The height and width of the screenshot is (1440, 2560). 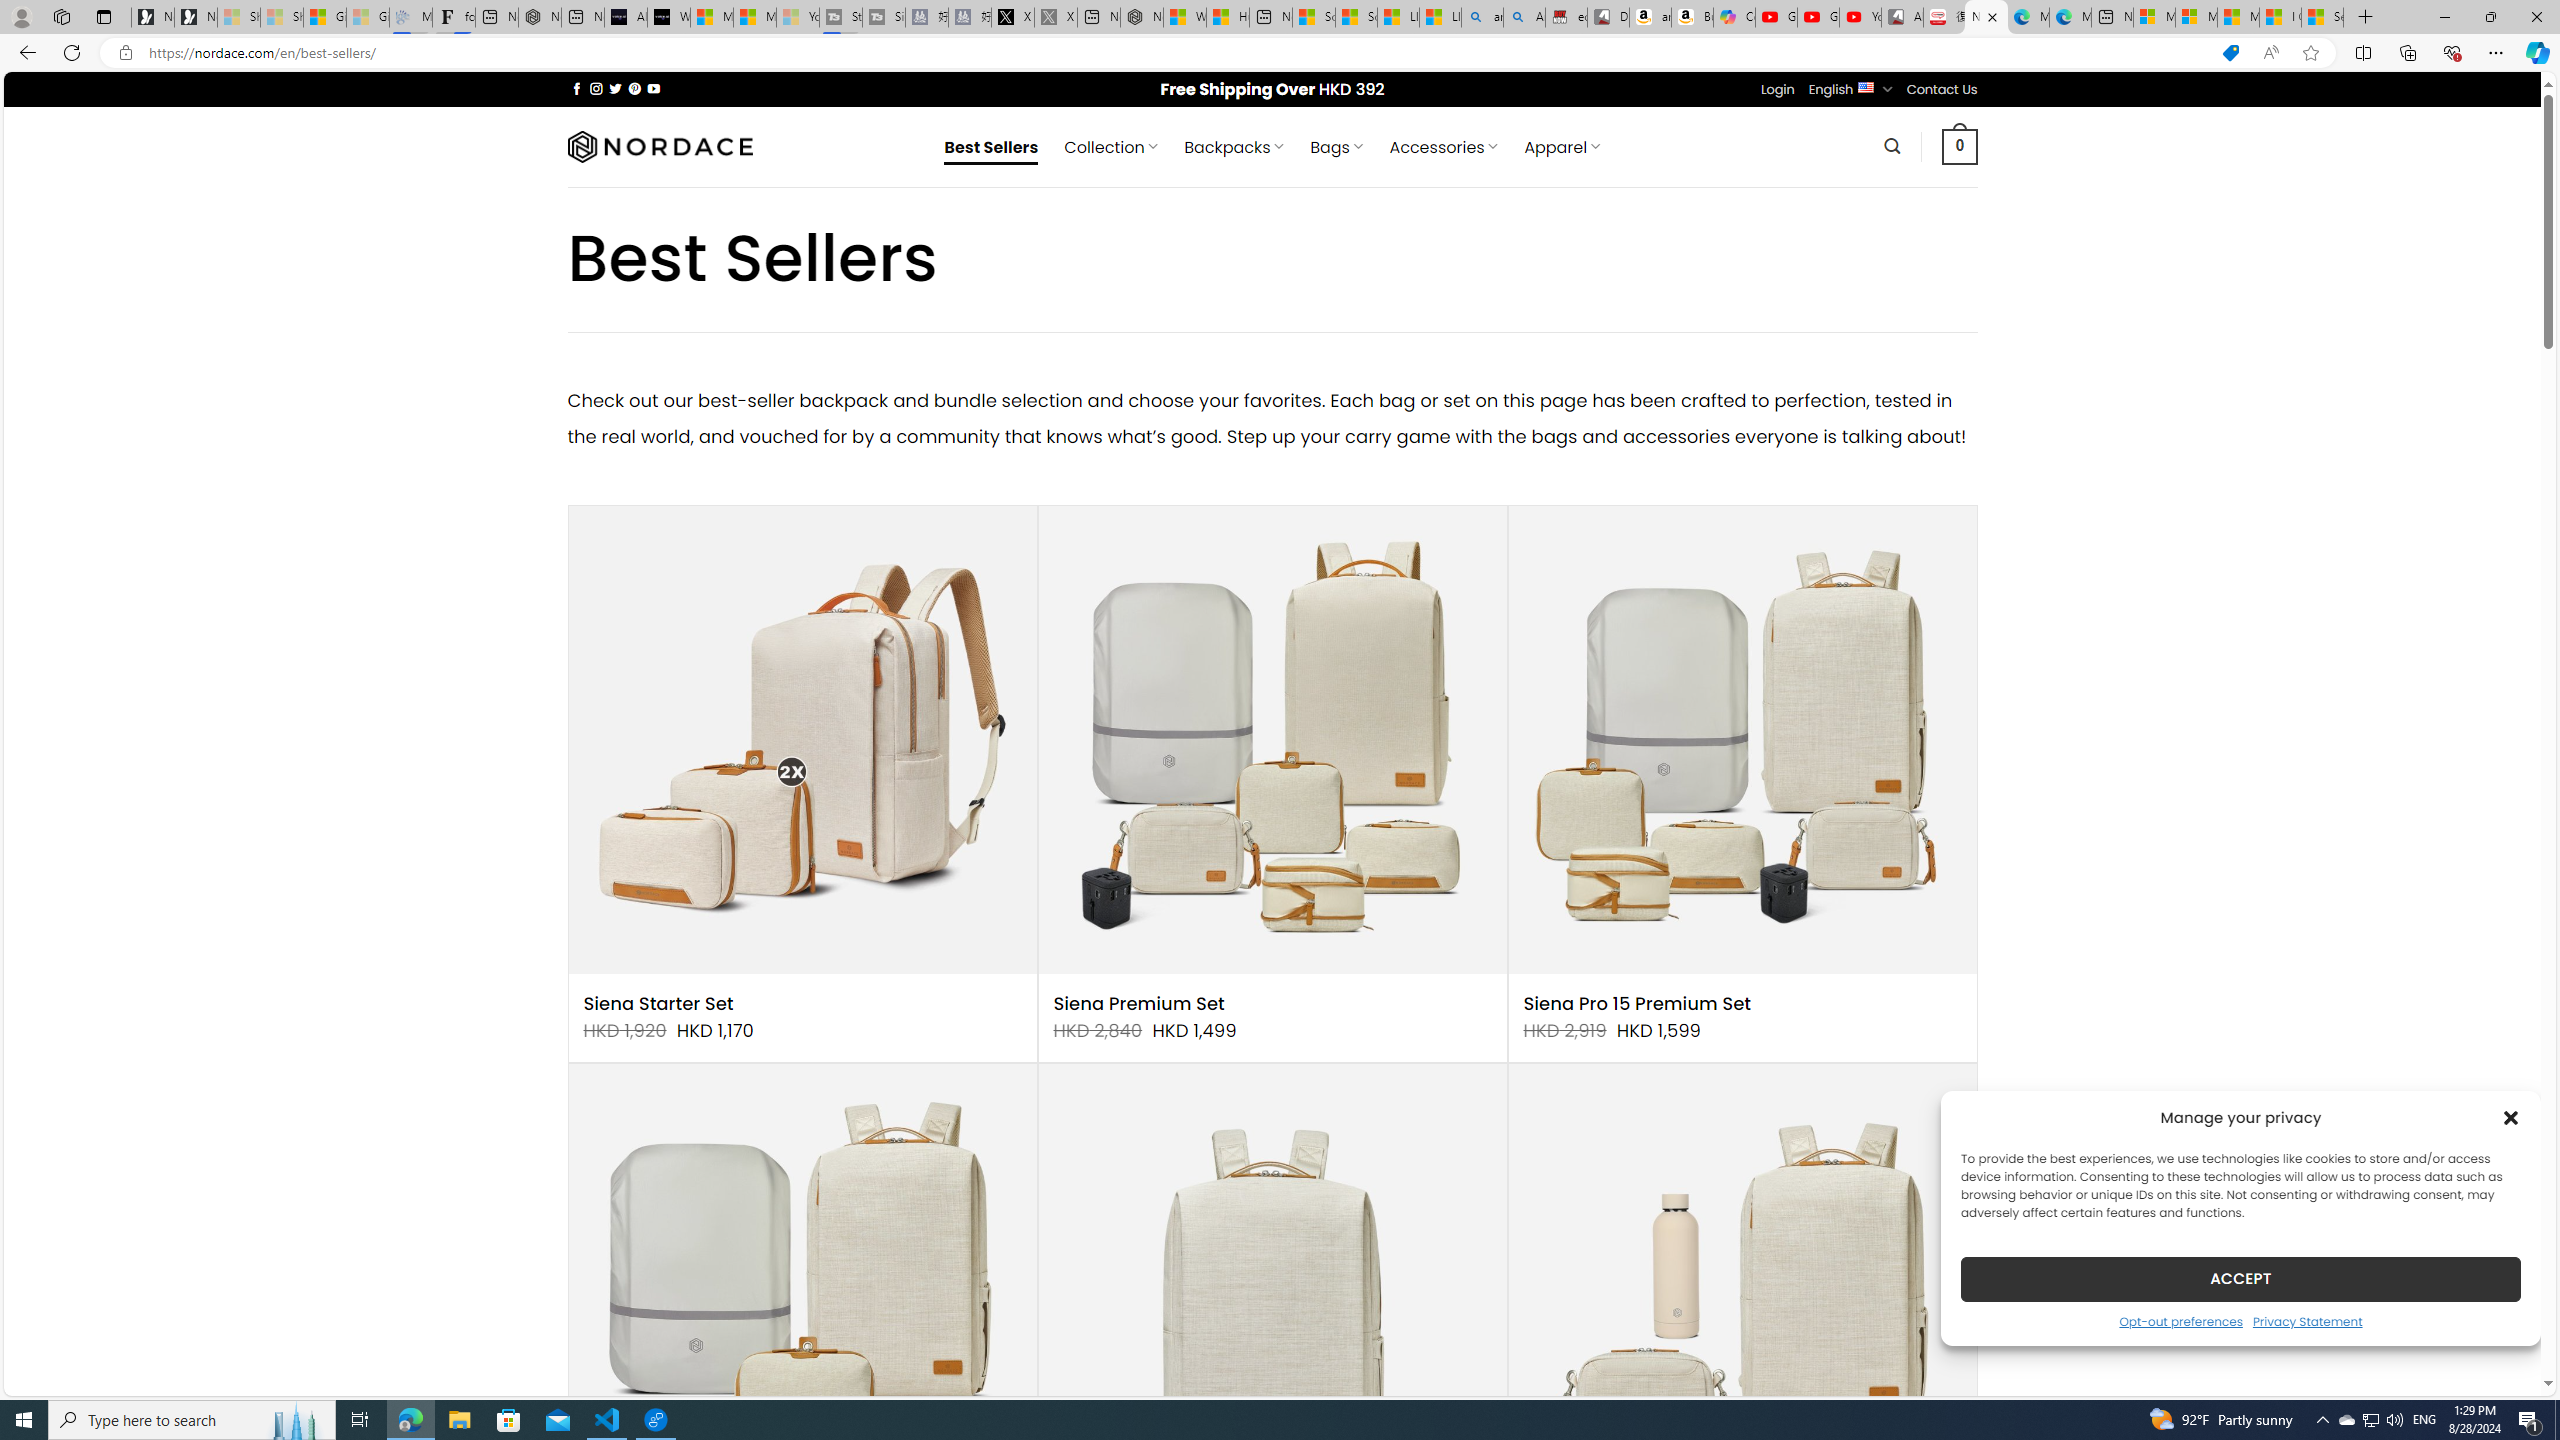 What do you see at coordinates (2535, 172) in the screenshot?
I see `'Outlook'` at bounding box center [2535, 172].